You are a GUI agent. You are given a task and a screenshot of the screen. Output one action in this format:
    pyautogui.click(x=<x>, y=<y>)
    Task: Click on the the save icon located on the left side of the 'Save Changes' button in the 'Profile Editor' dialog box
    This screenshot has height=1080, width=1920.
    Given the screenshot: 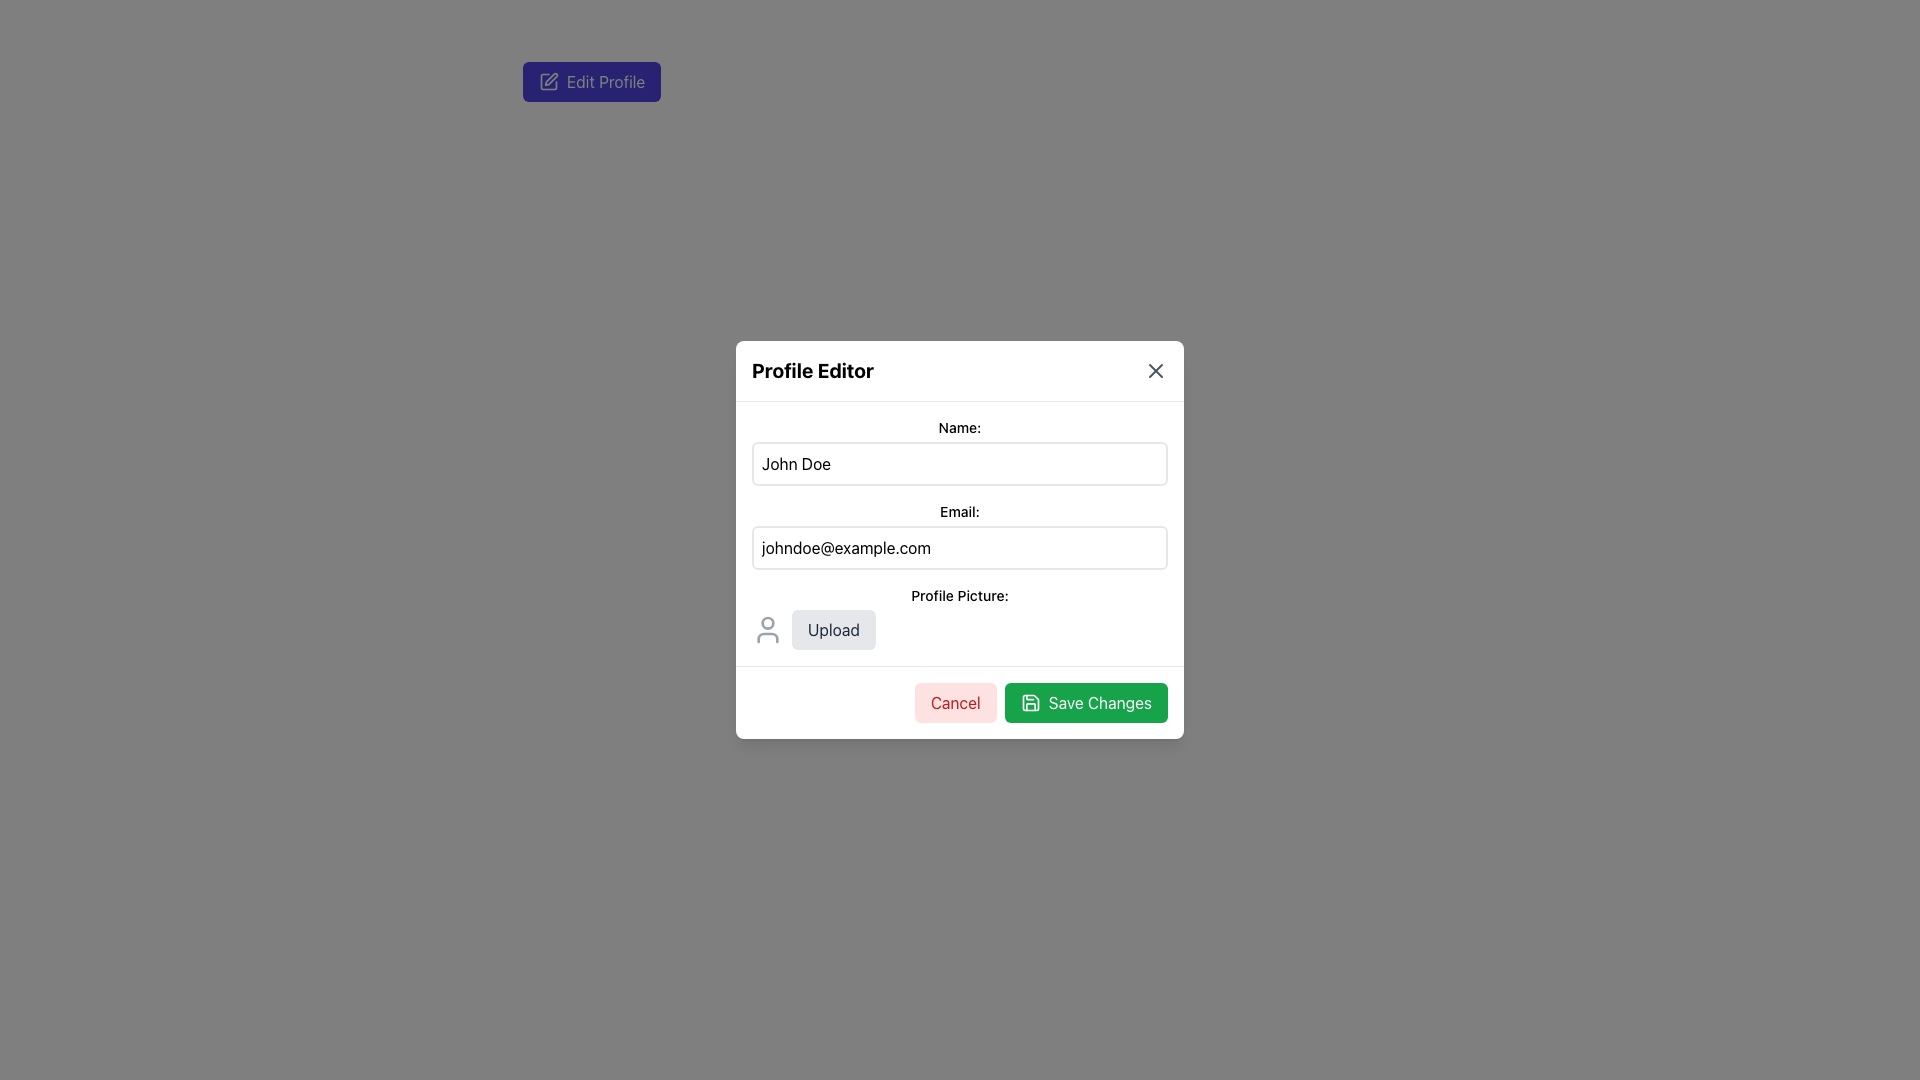 What is the action you would take?
    pyautogui.click(x=1030, y=701)
    